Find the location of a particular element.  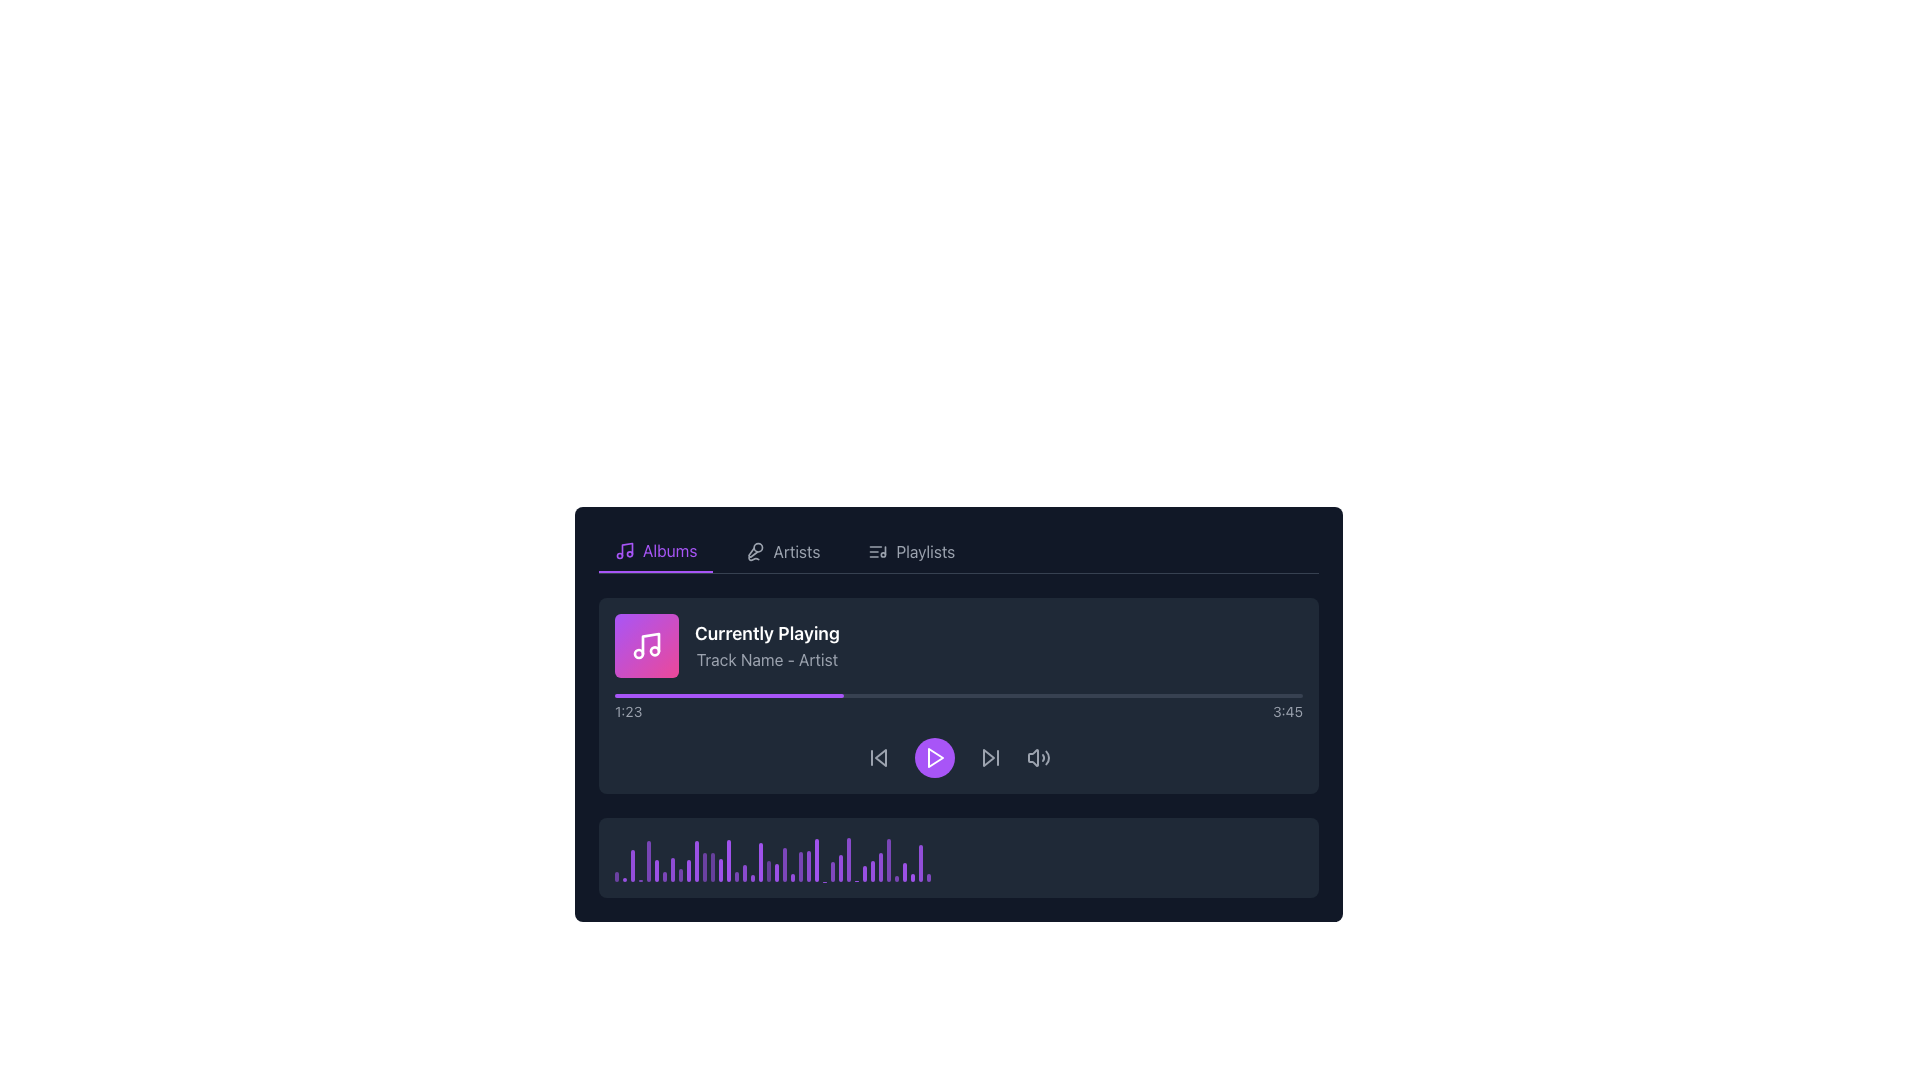

the music note icon located on the left side of the 'Currently Playing' section, just above the text 'Track Name - Artist' is located at coordinates (647, 645).